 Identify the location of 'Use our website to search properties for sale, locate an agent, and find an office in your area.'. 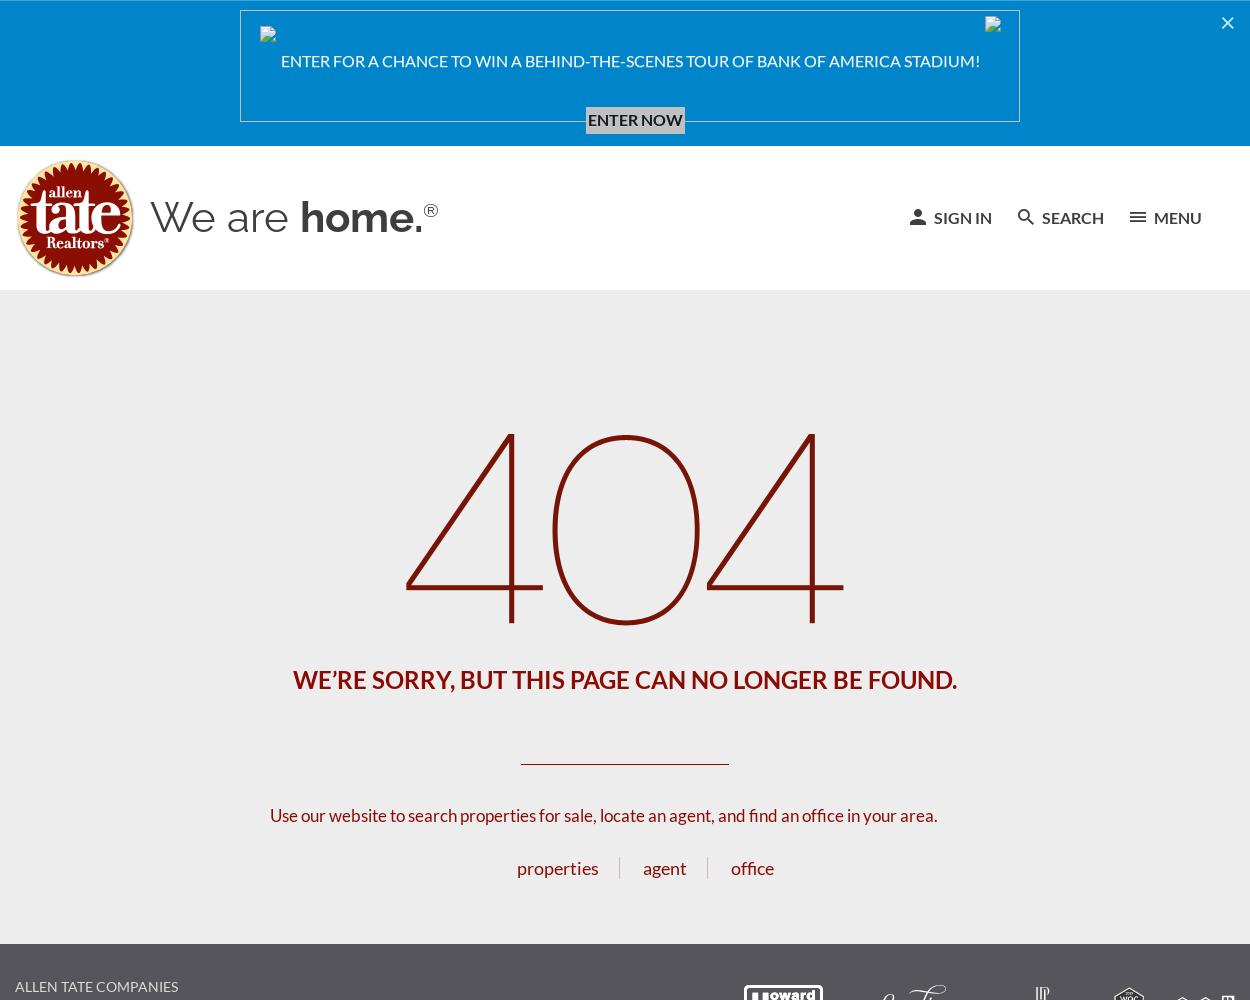
(270, 814).